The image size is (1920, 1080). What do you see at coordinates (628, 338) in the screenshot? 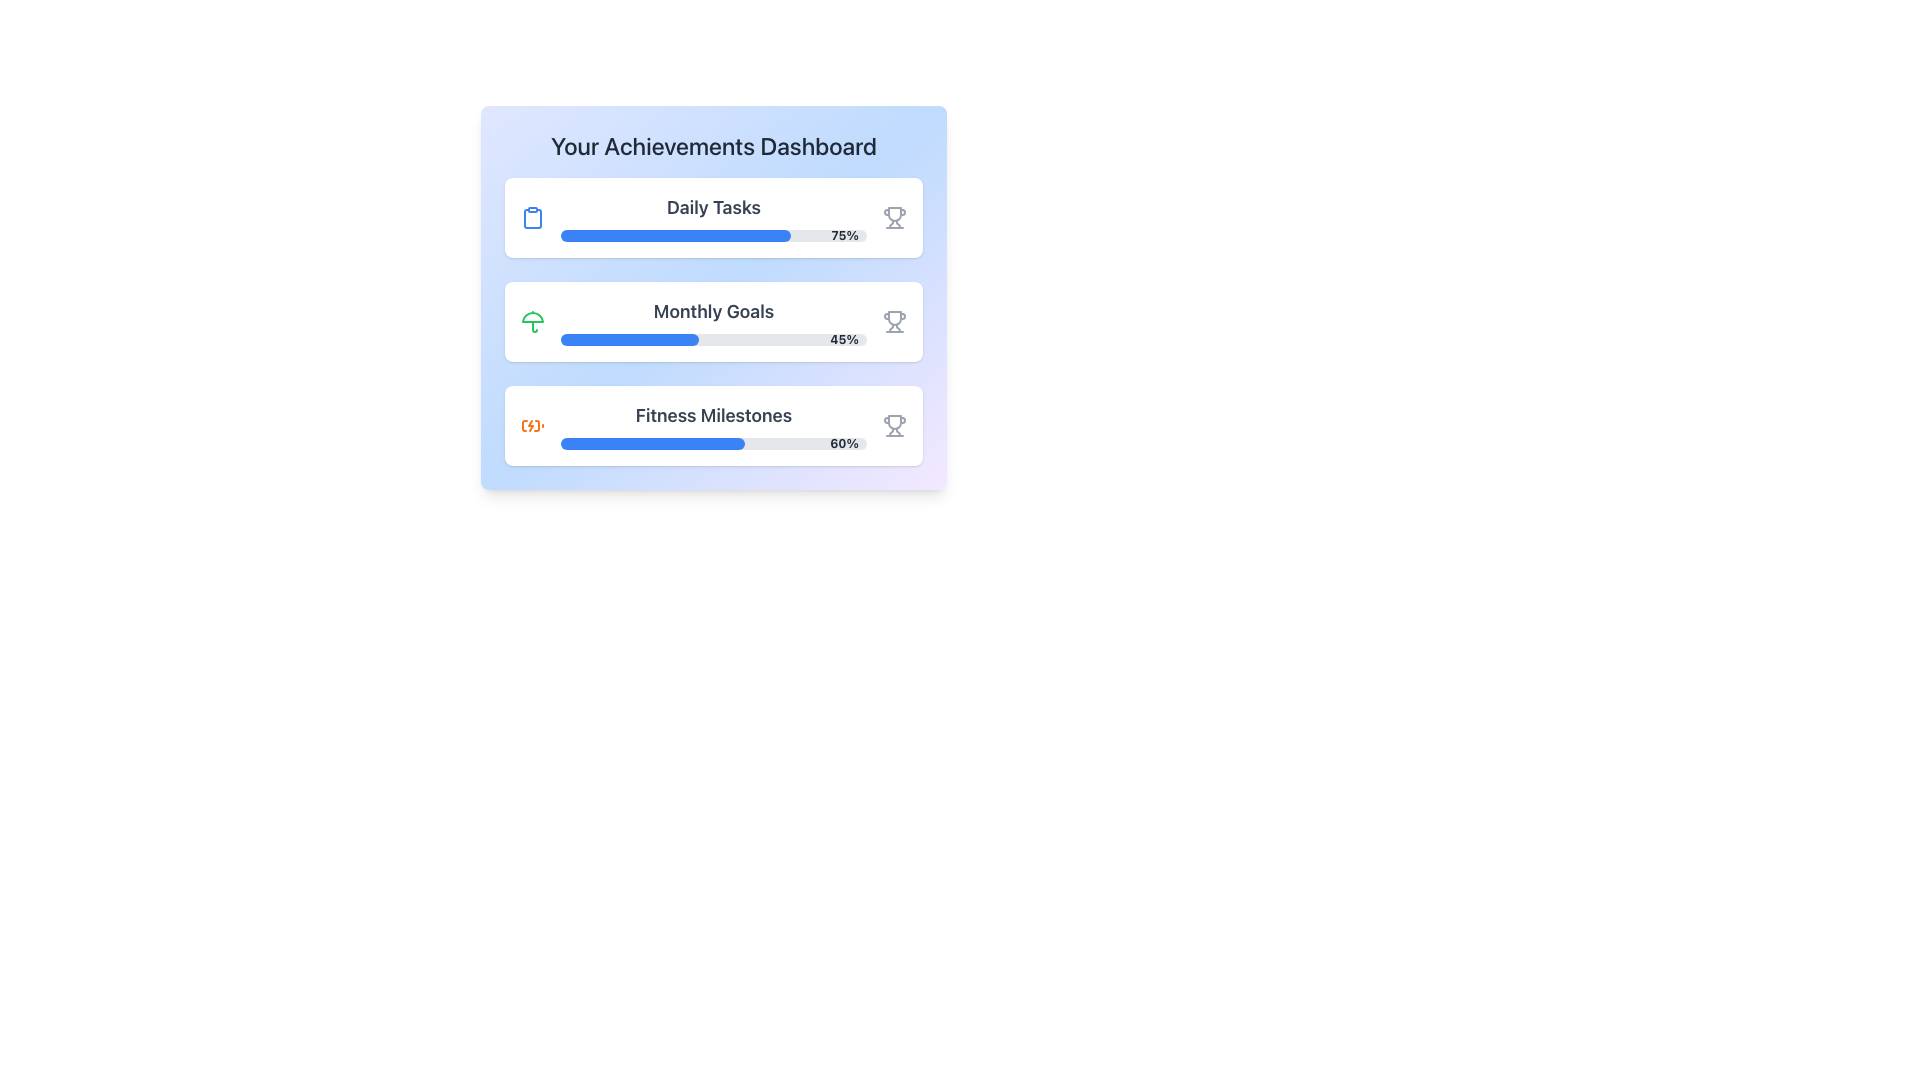
I see `the area of the blue progress bar segment indicating 45% completion within the light gray progress bar on the 'Your Achievements Dashboard' interface` at bounding box center [628, 338].